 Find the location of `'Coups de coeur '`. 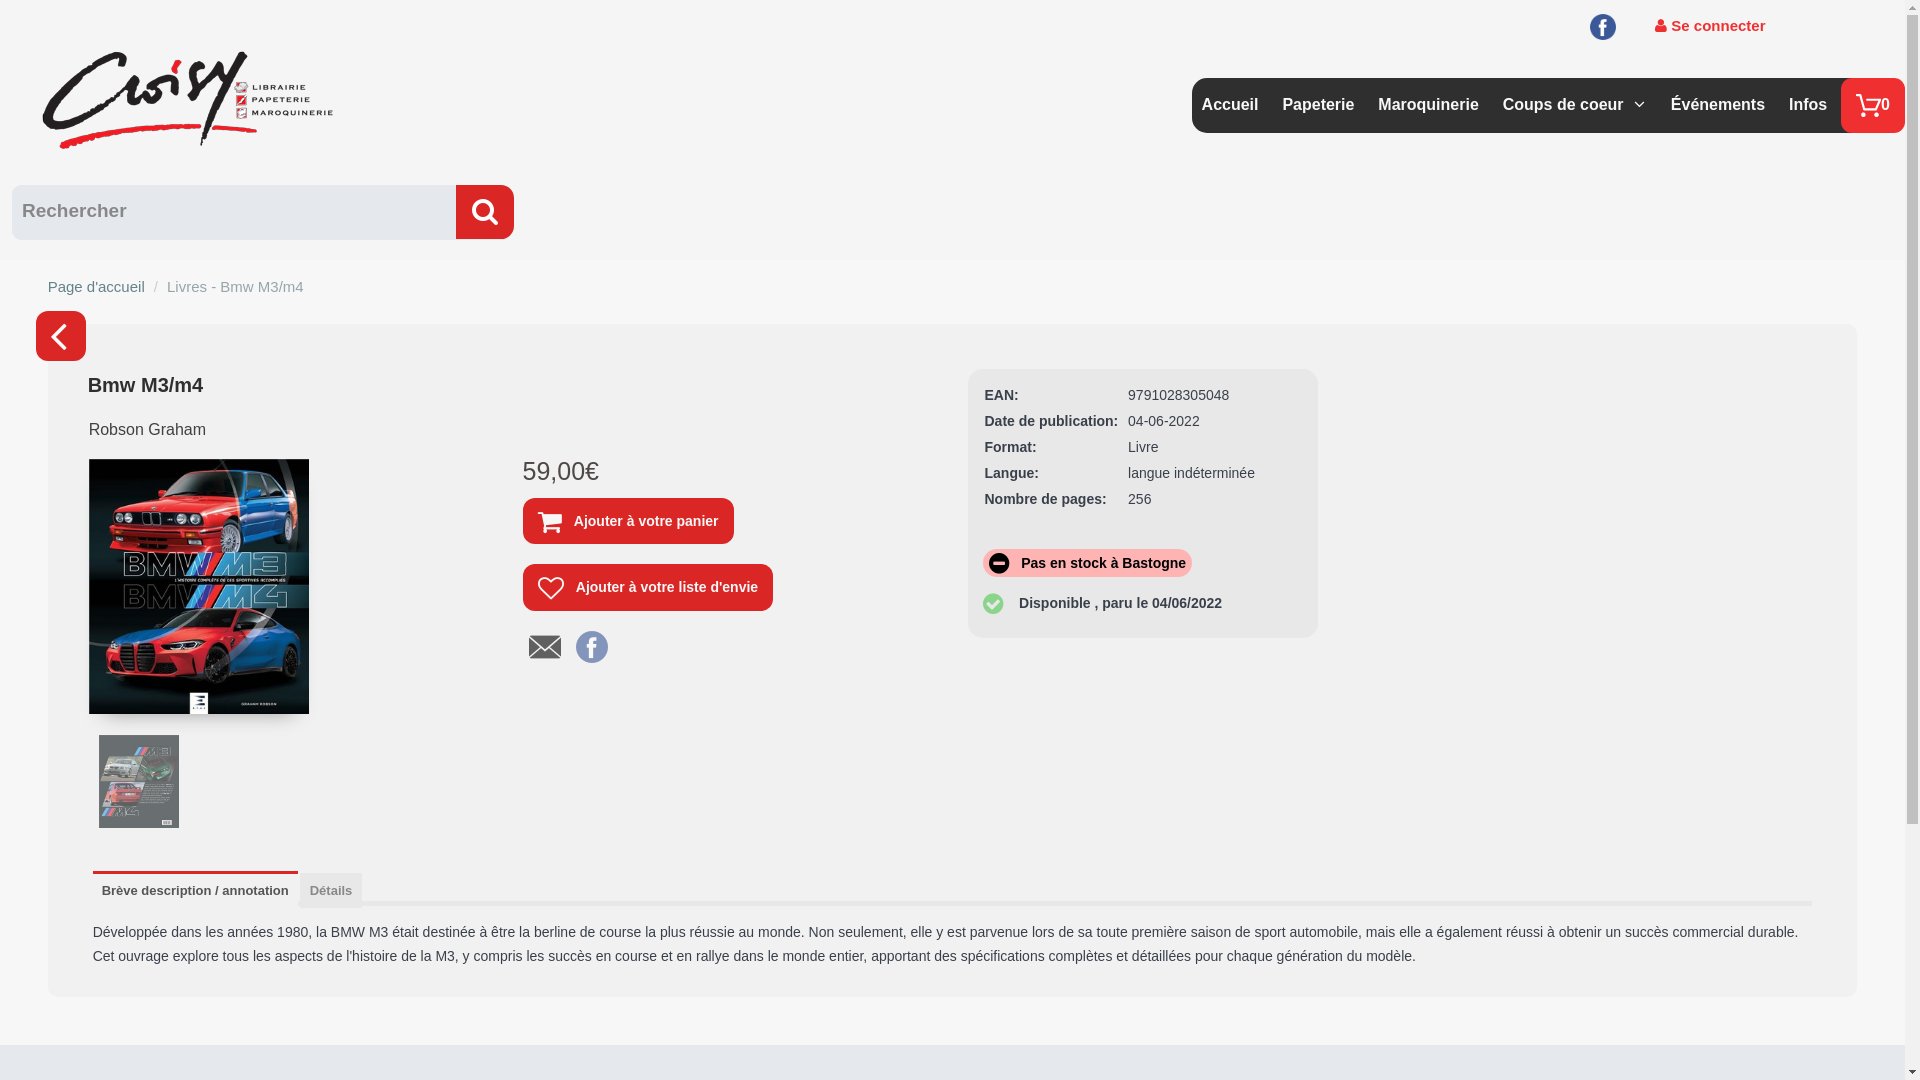

'Coups de coeur ' is located at coordinates (1564, 97).